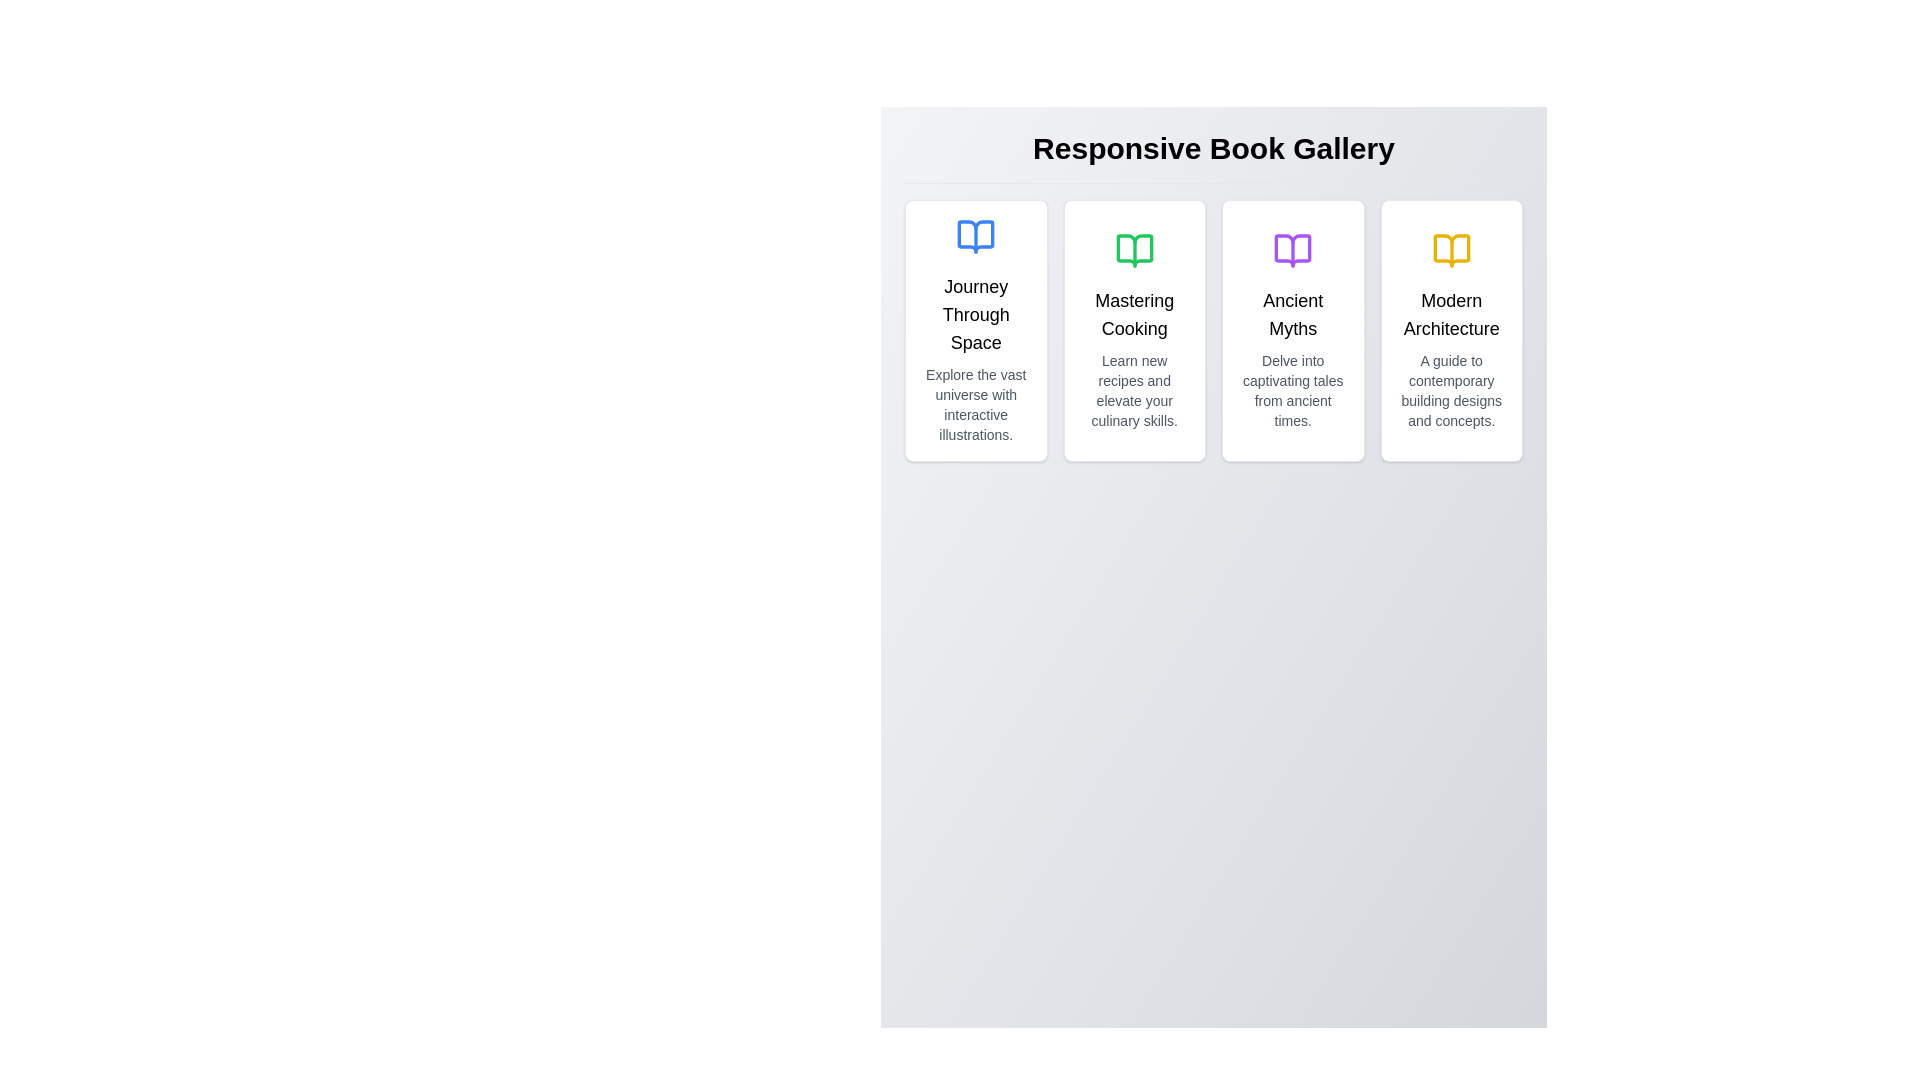 The height and width of the screenshot is (1080, 1920). What do you see at coordinates (1134, 330) in the screenshot?
I see `the second Informational Card in the Responsive Book Gallery` at bounding box center [1134, 330].